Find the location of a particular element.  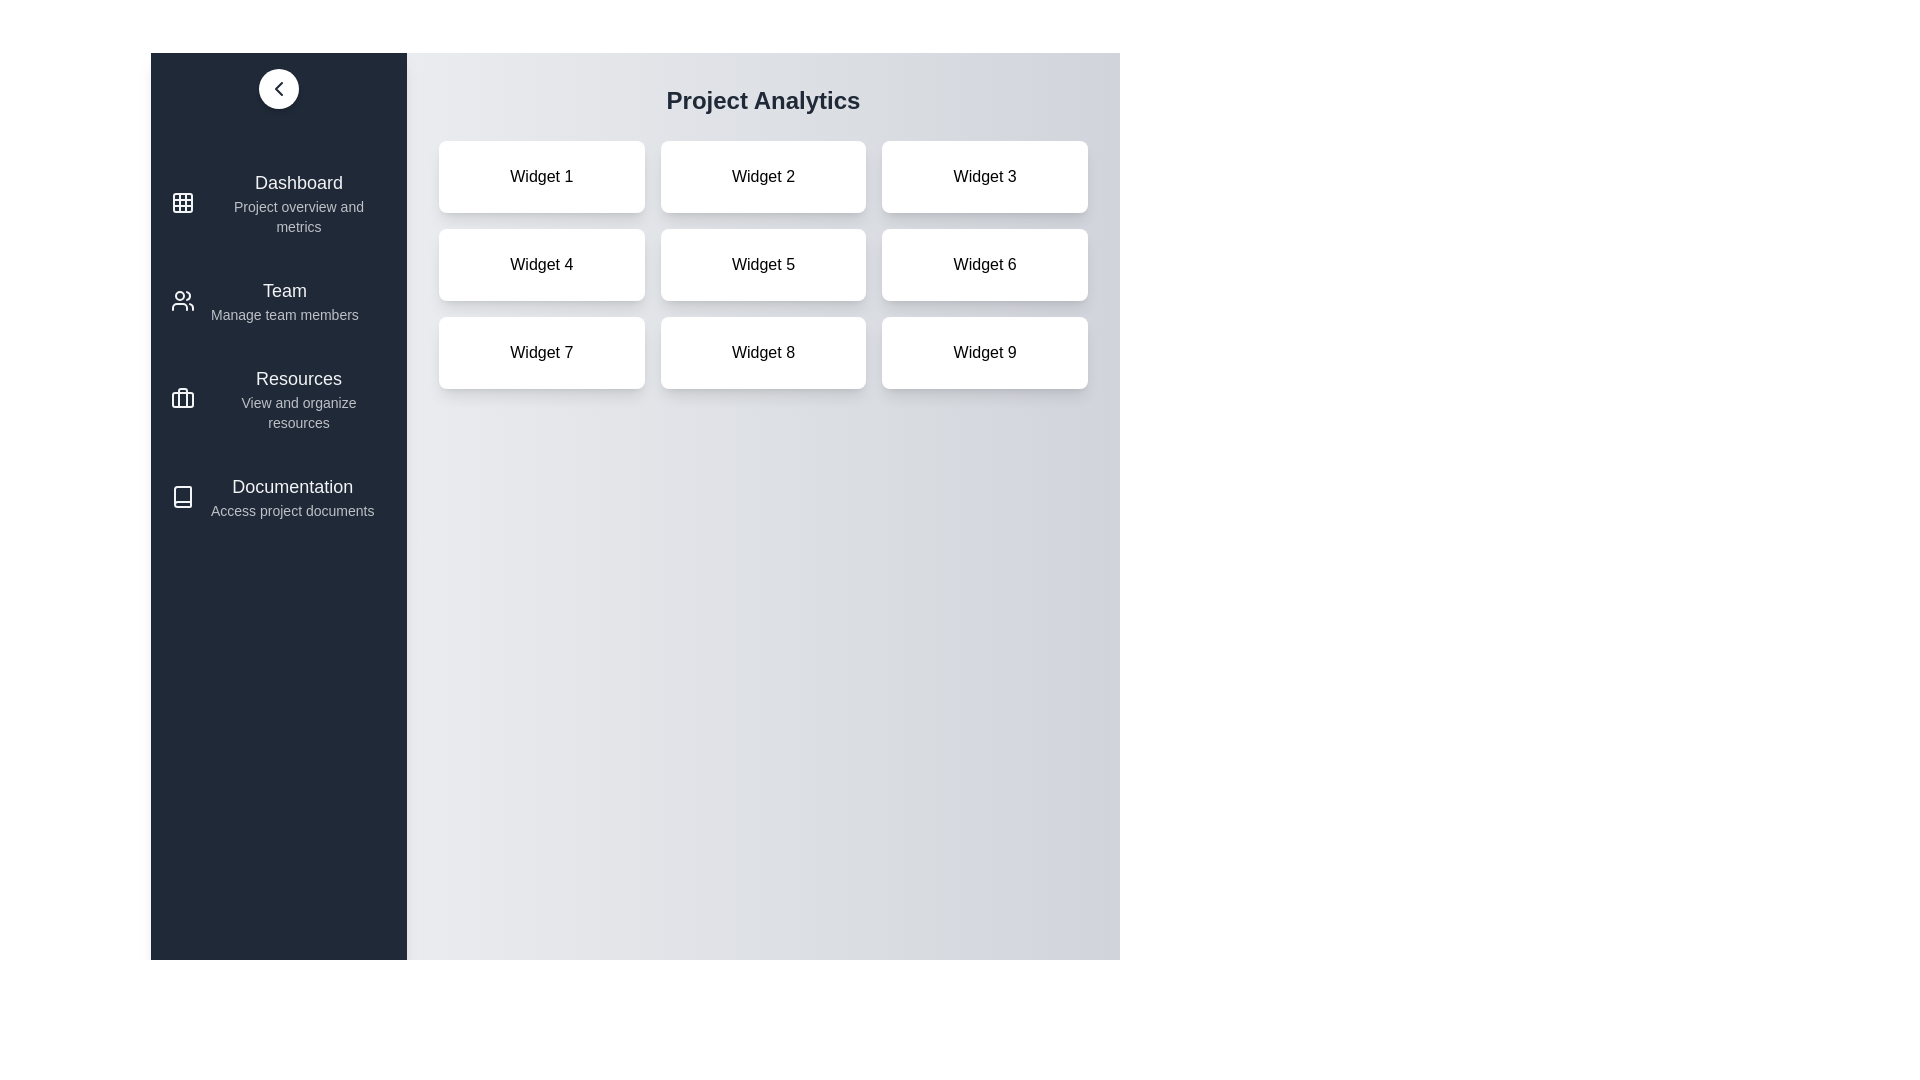

the button at the top-left corner of the sidebar to toggle its visibility is located at coordinates (277, 87).